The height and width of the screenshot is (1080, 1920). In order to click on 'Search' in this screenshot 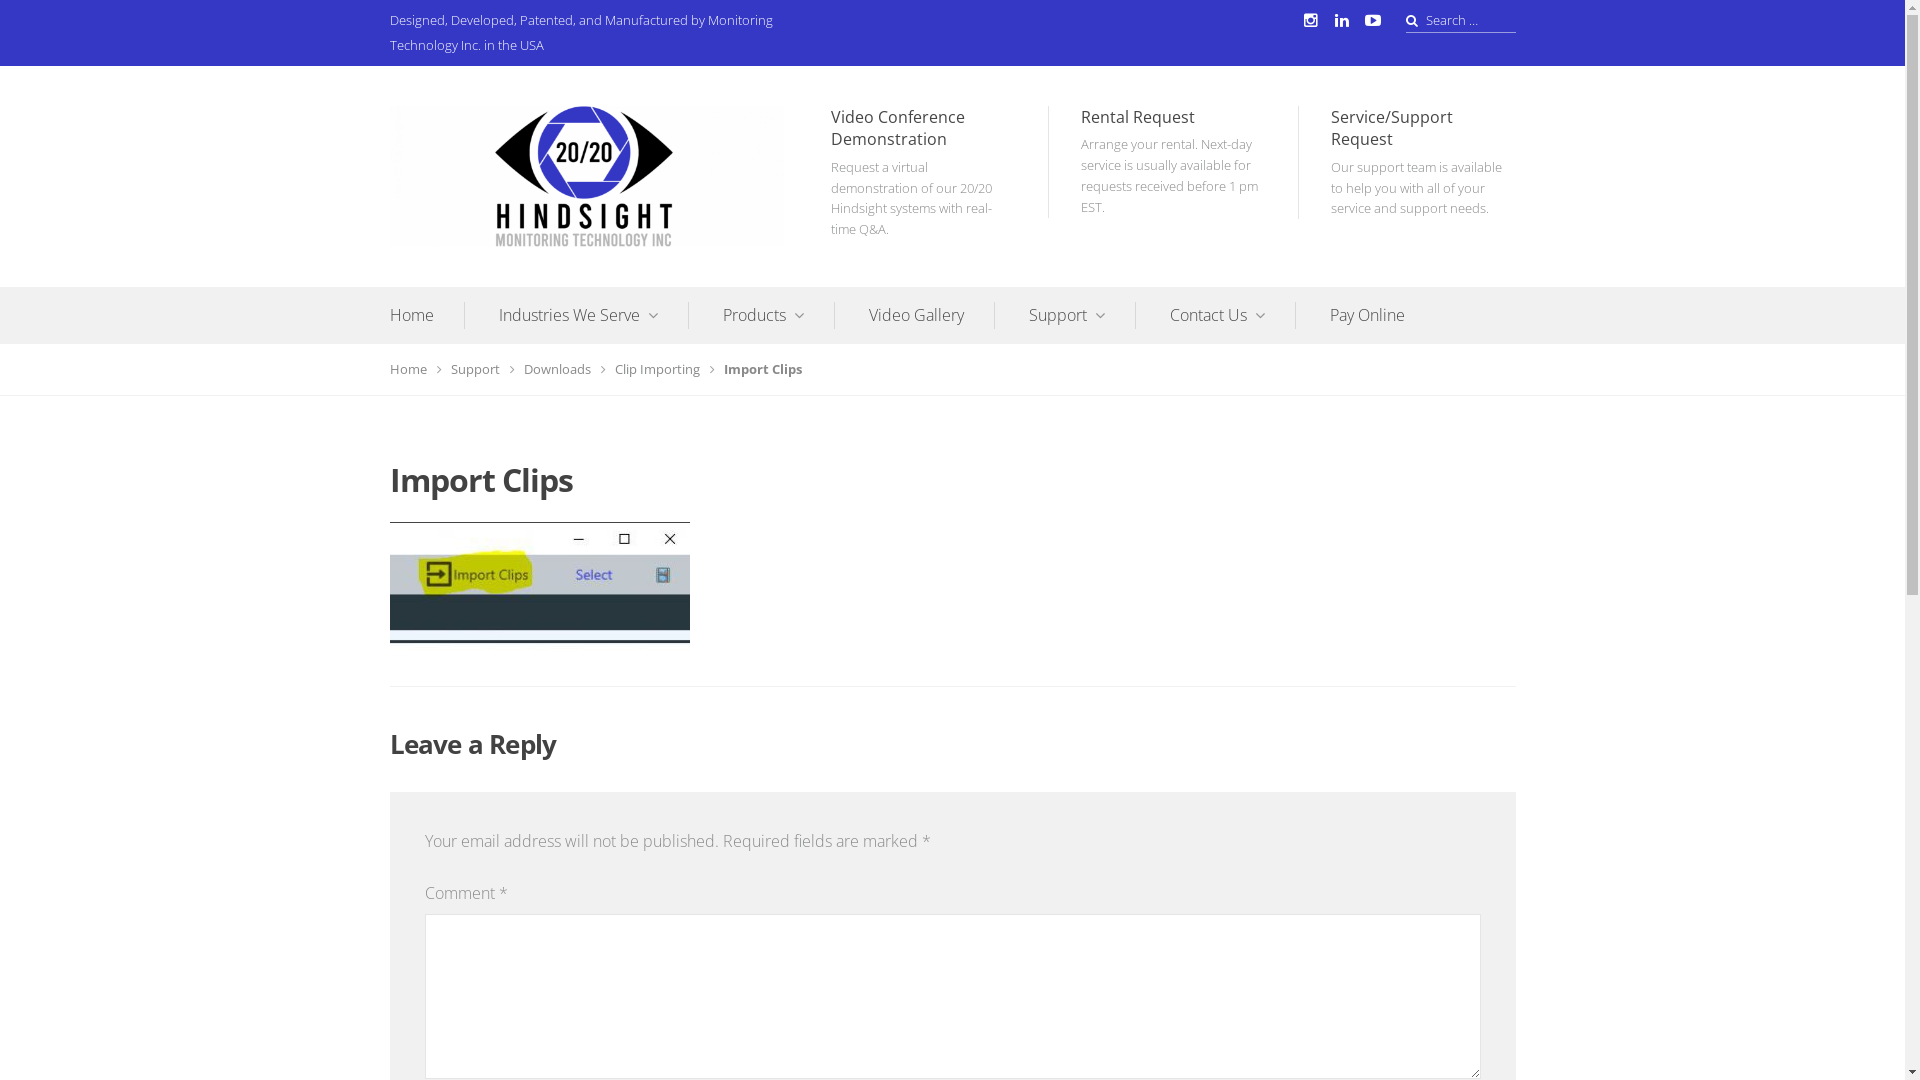, I will do `click(42, 22)`.